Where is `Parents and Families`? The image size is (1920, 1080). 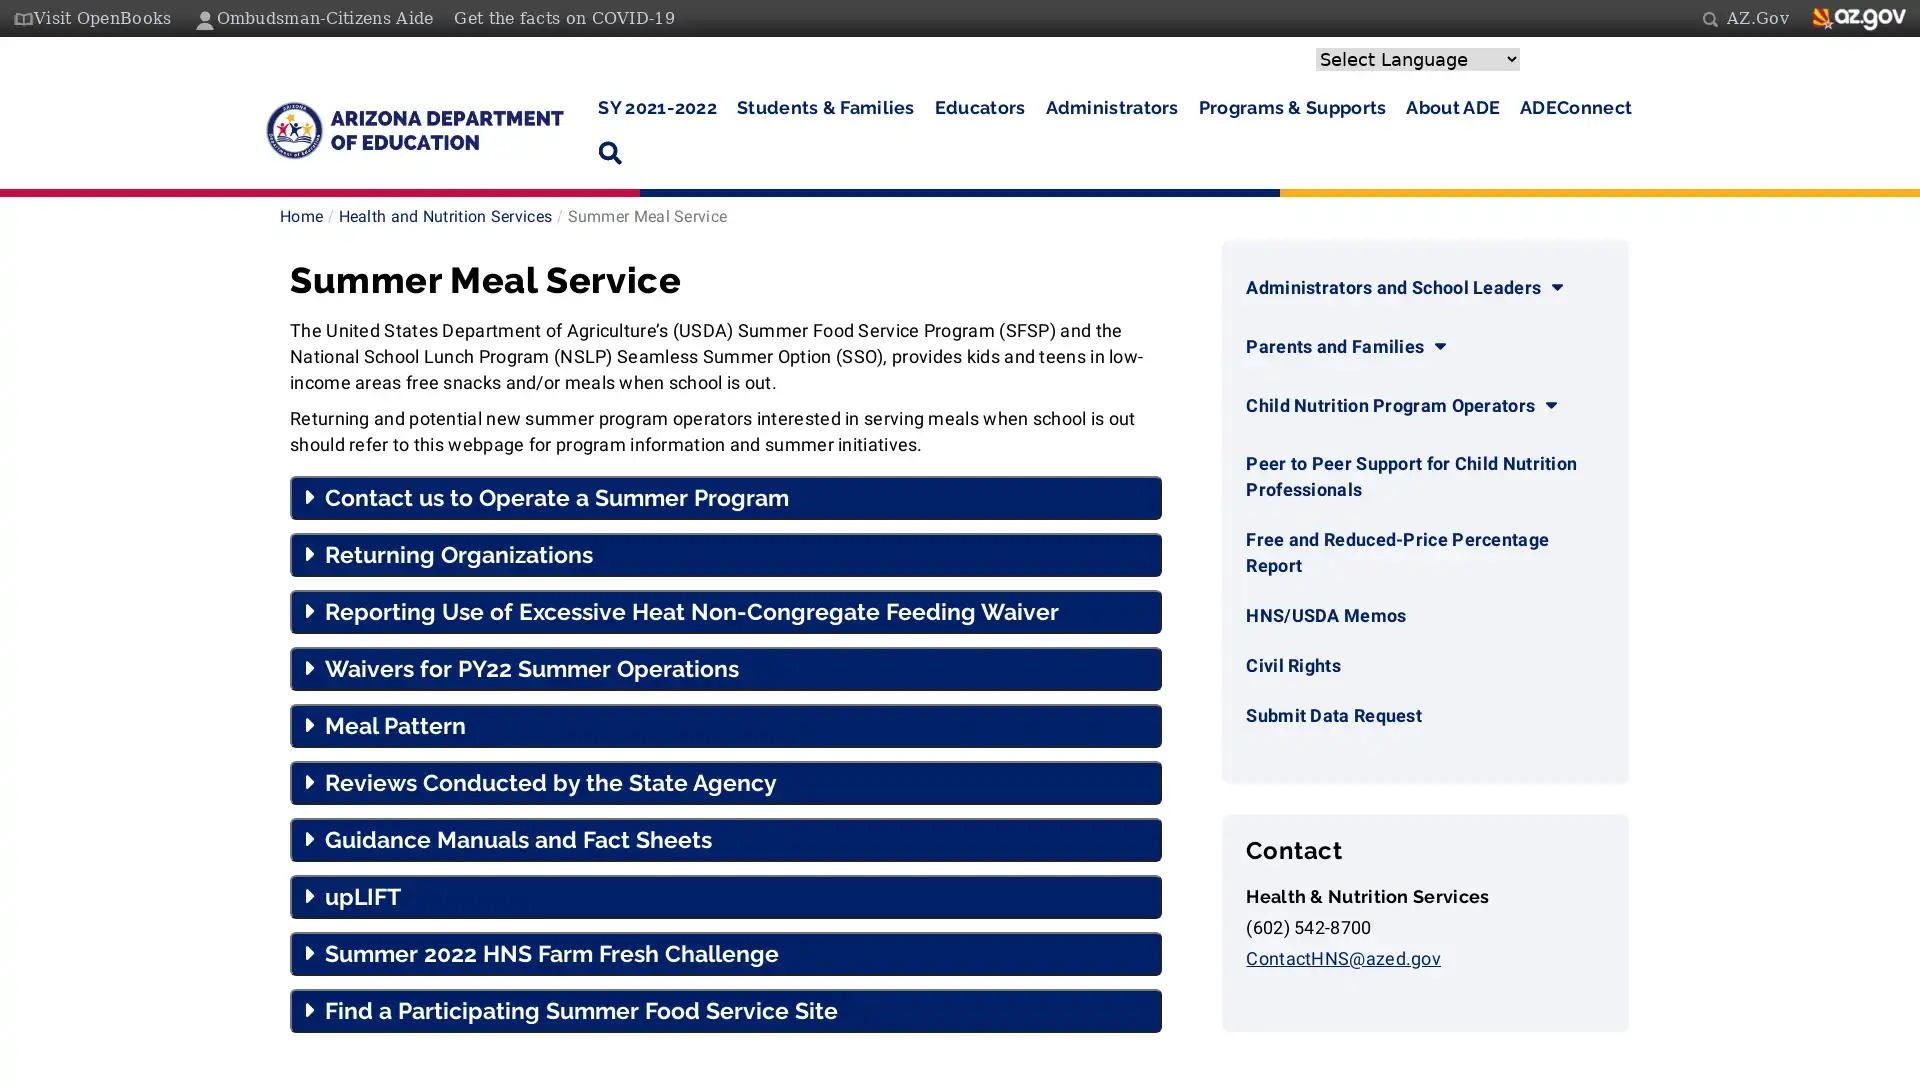 Parents and Families is located at coordinates (1440, 346).